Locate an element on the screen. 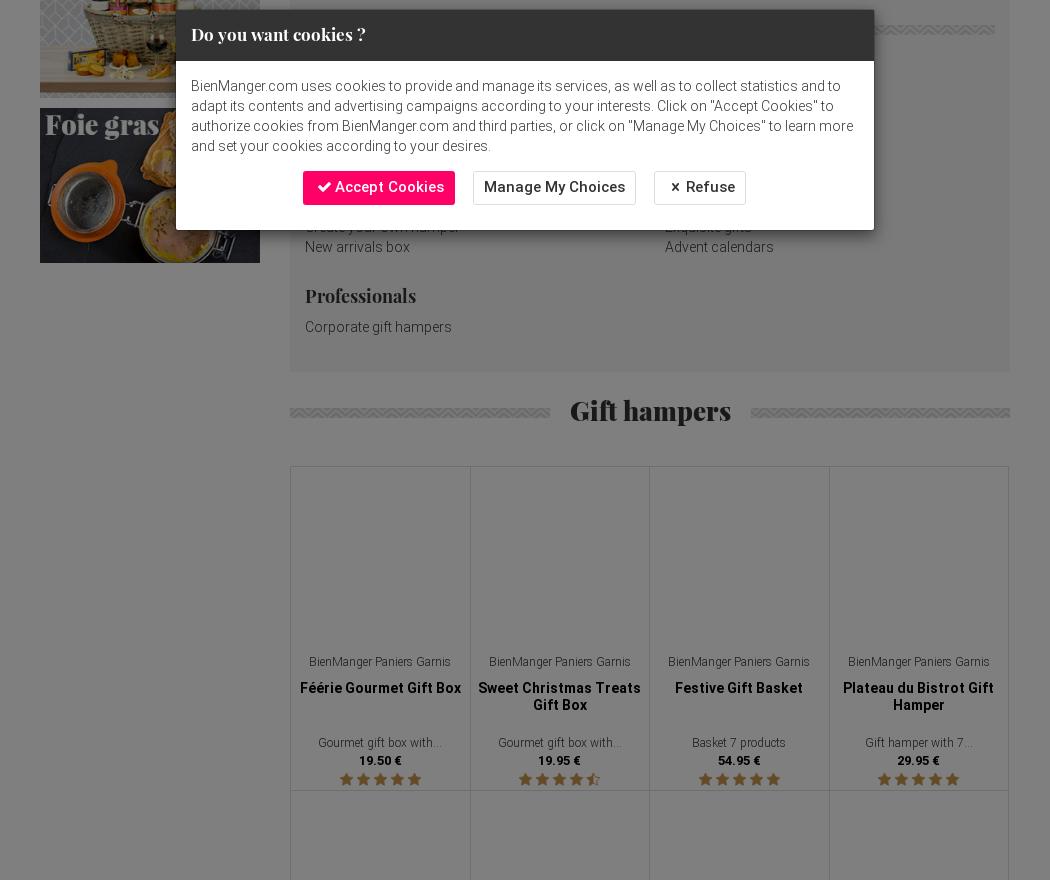  '29.95 €' is located at coordinates (896, 759).